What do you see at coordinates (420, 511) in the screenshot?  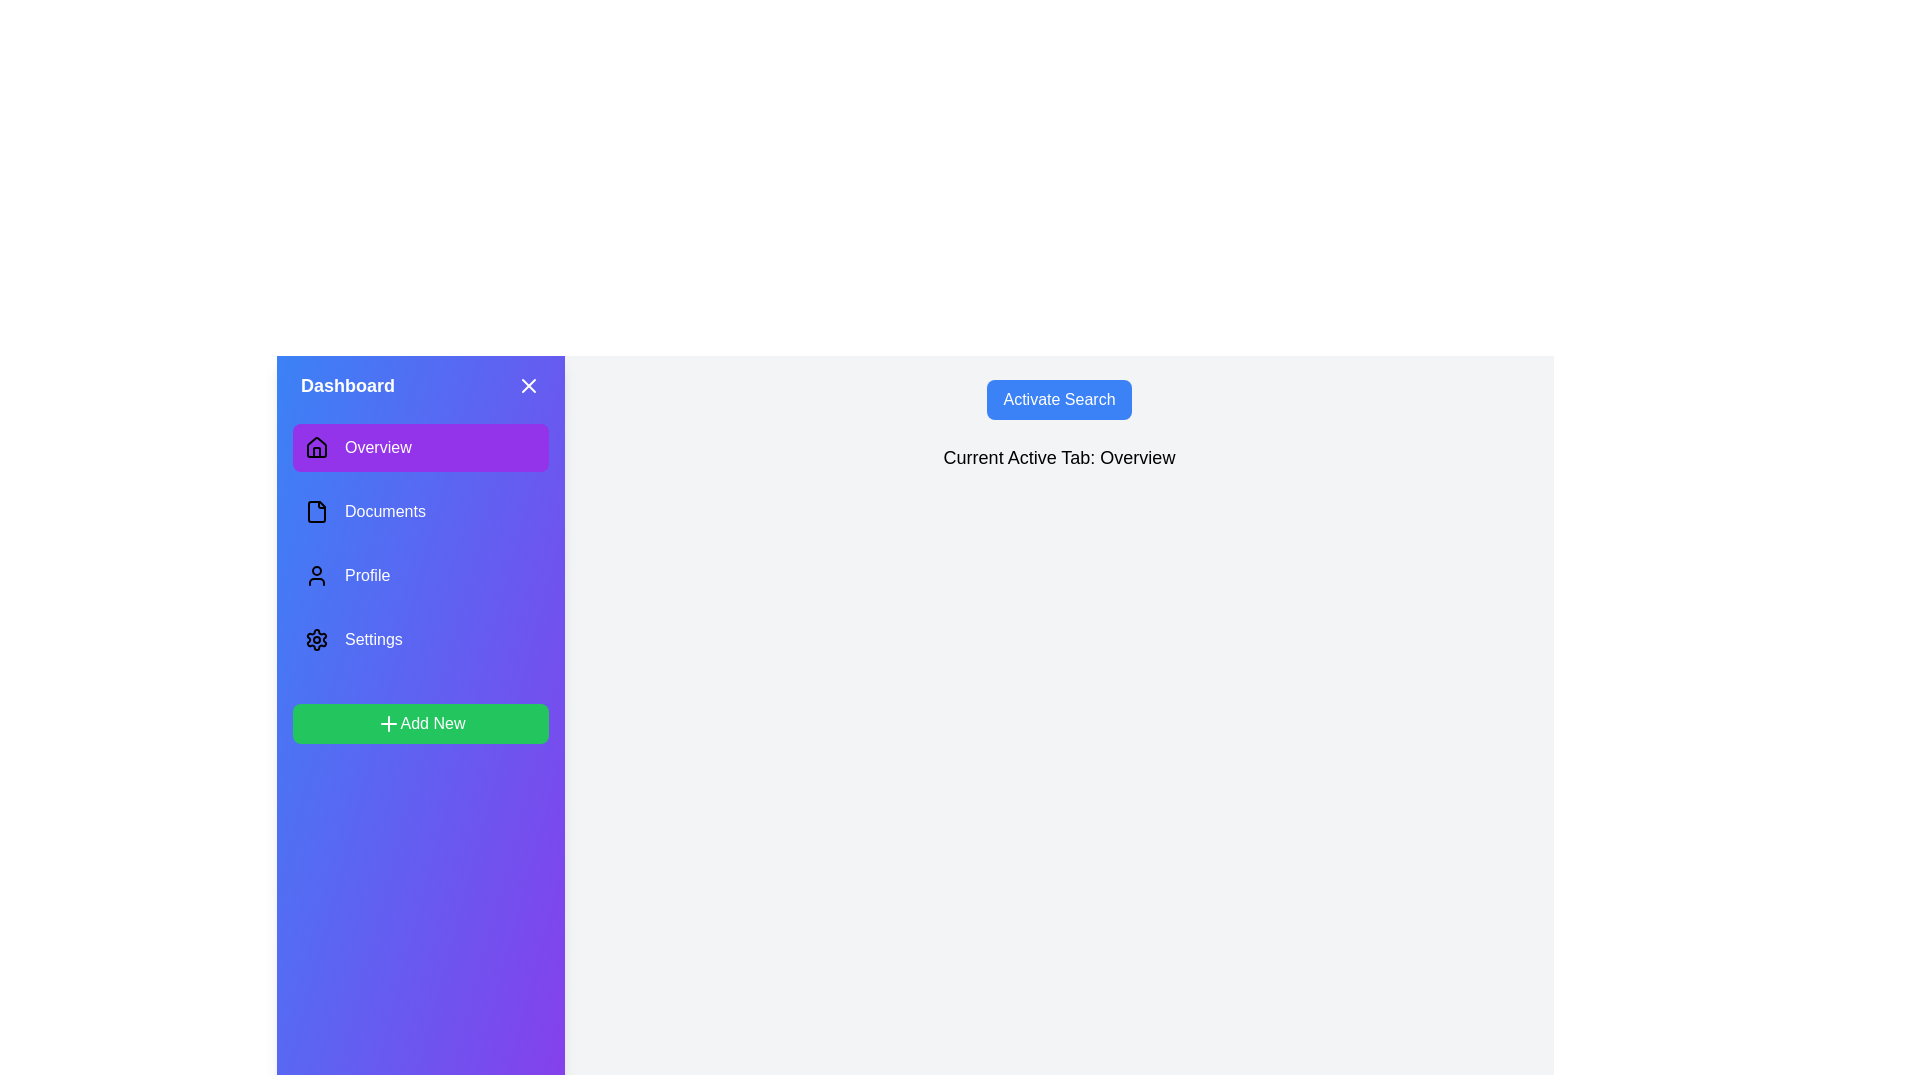 I see `the 'Documents' menu item located in the vertical navigation menu beneath 'Overview'` at bounding box center [420, 511].